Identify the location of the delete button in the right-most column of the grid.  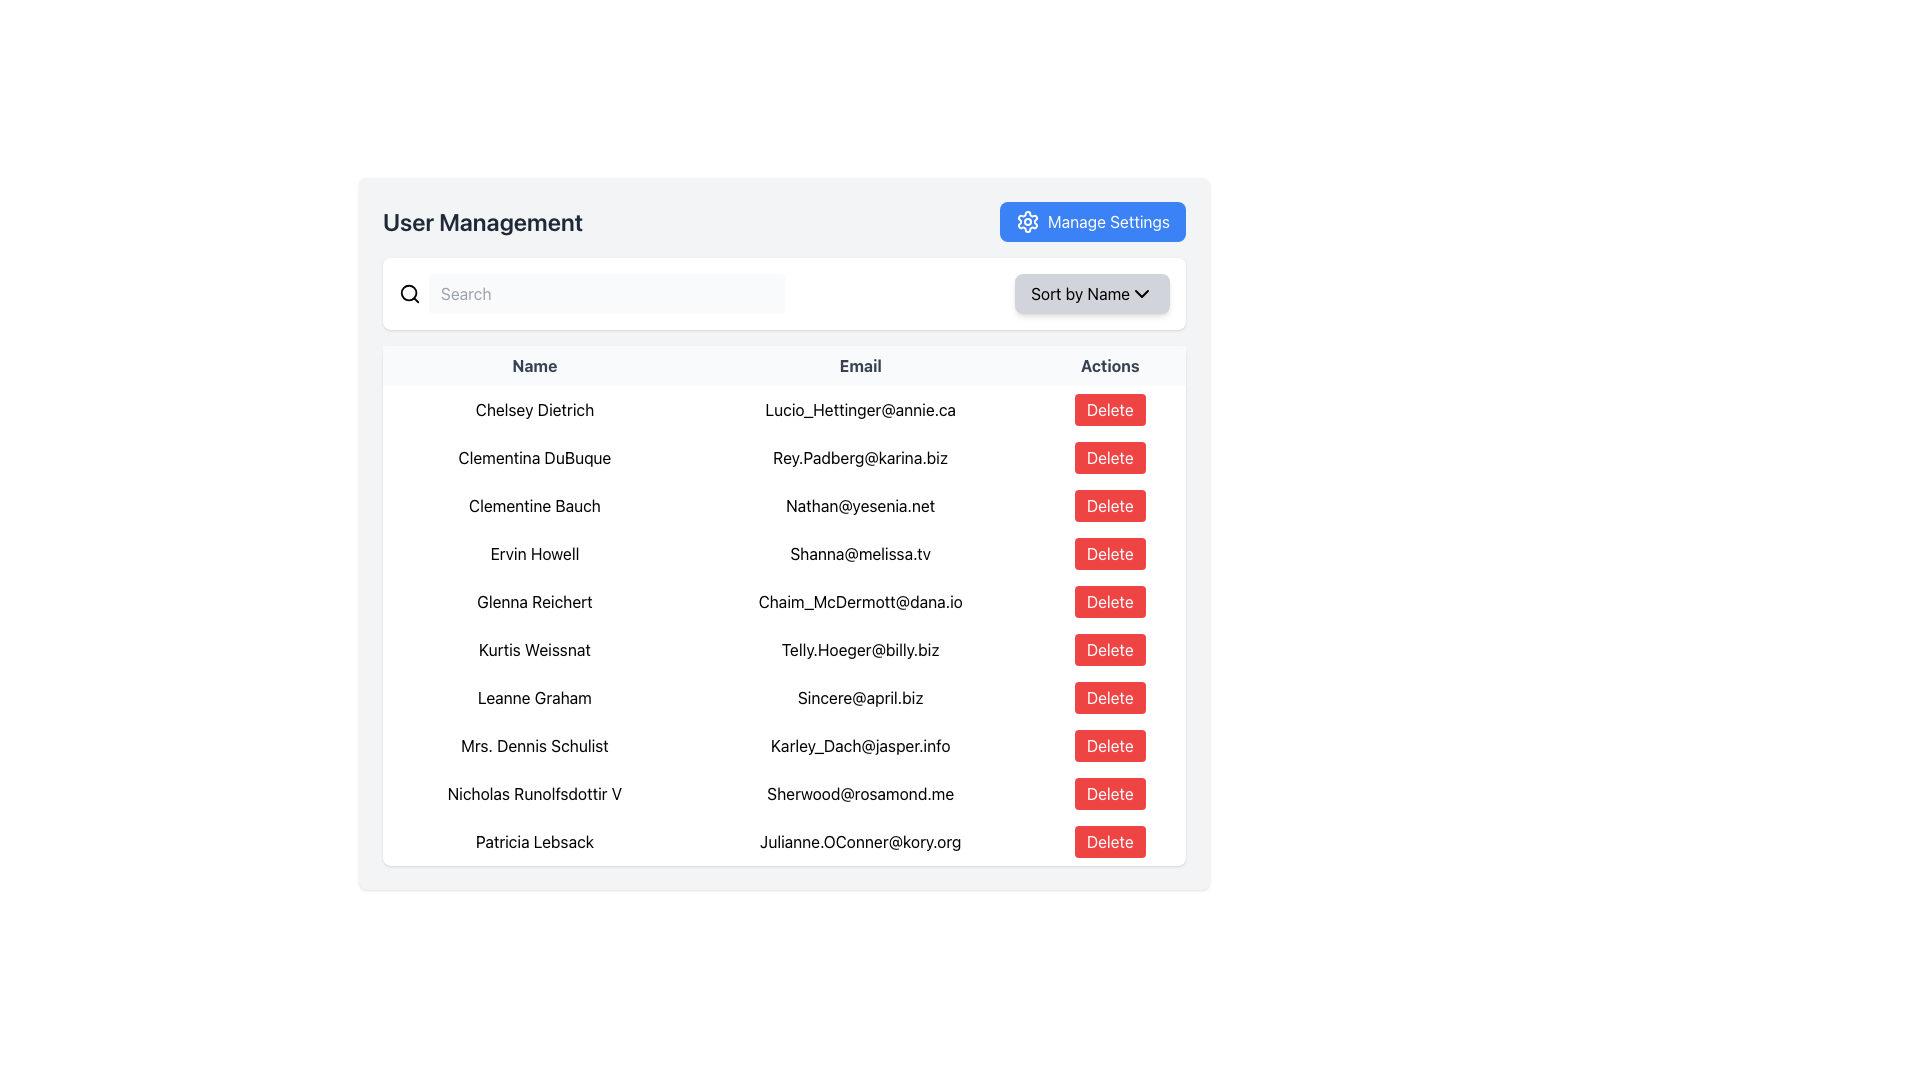
(1108, 841).